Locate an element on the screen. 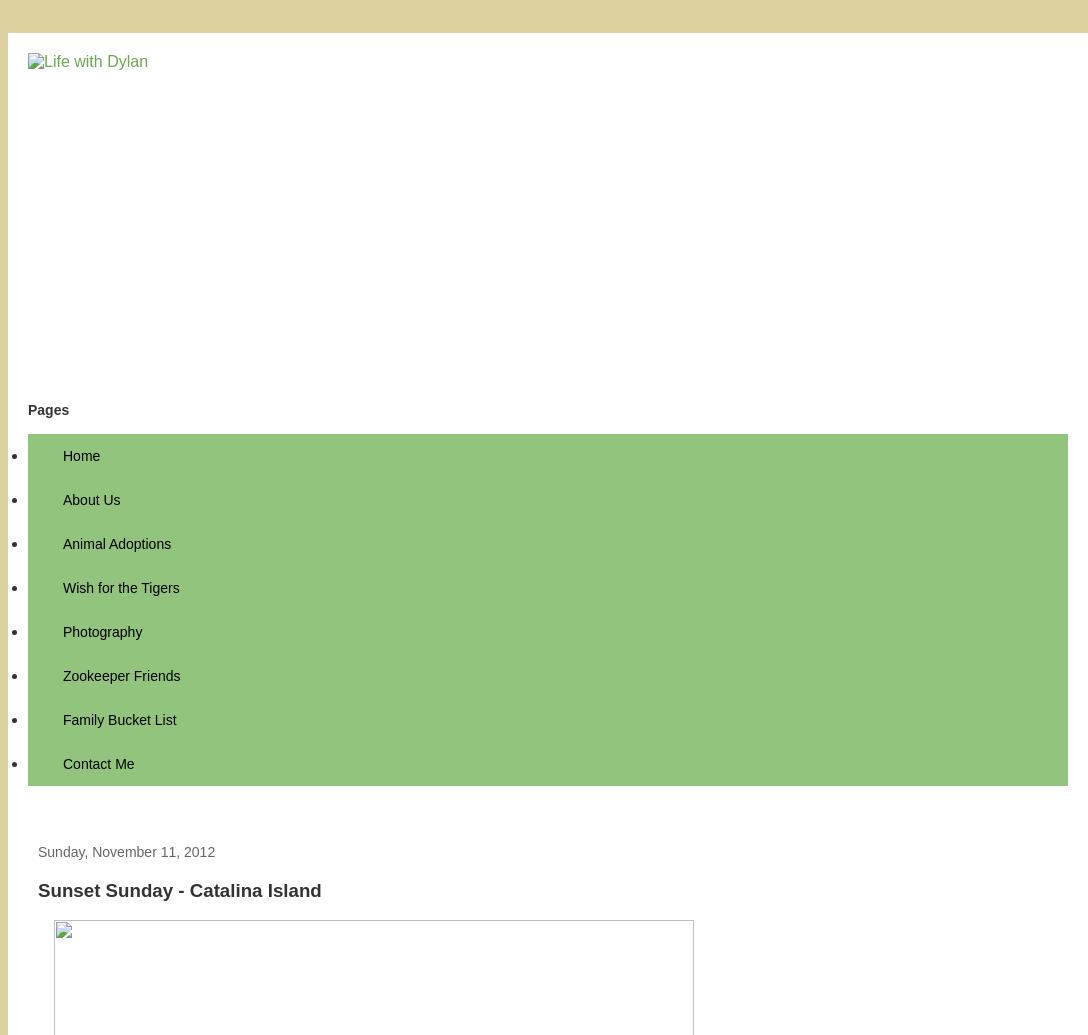 This screenshot has height=1035, width=1088. 'About Us' is located at coordinates (91, 500).